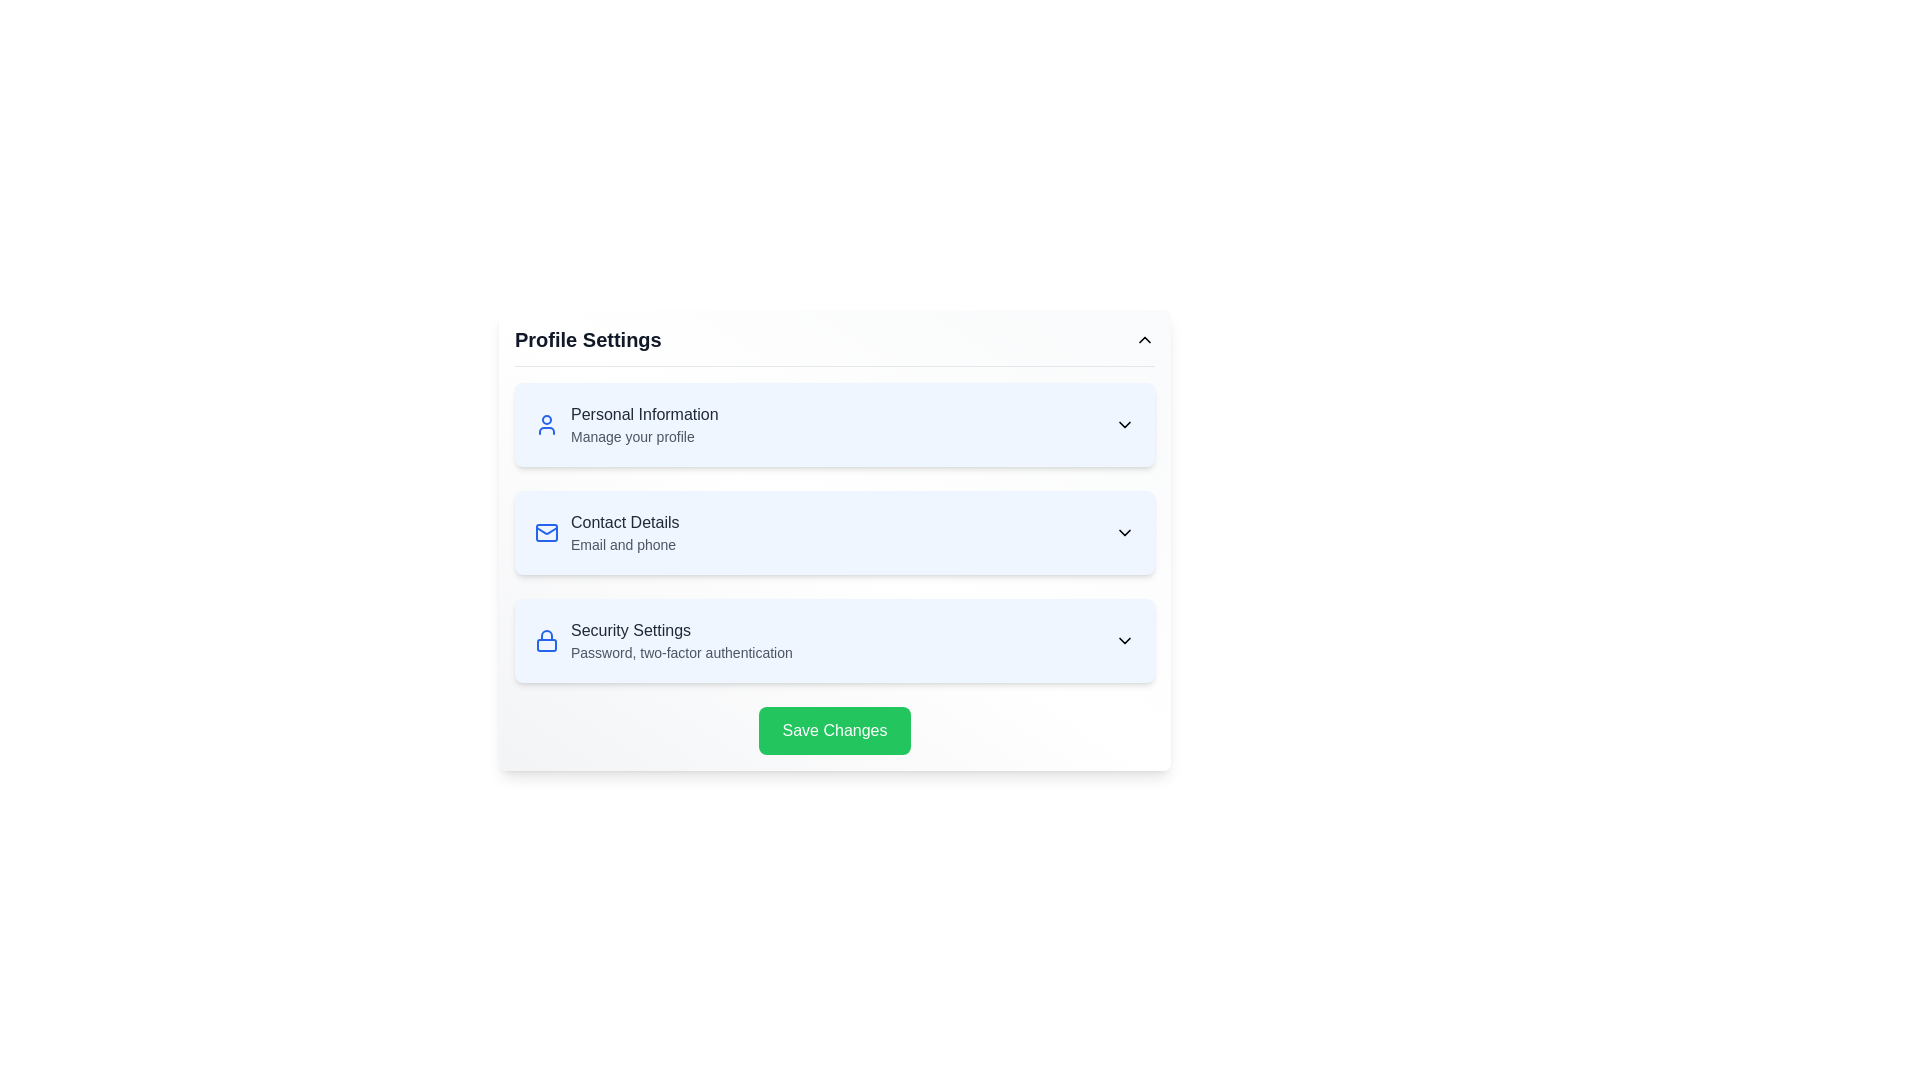  What do you see at coordinates (663, 640) in the screenshot?
I see `the 'Security Settings' expandable menu option, which is identified by the blue lock icon and the text 'Security Settings' in bold` at bounding box center [663, 640].